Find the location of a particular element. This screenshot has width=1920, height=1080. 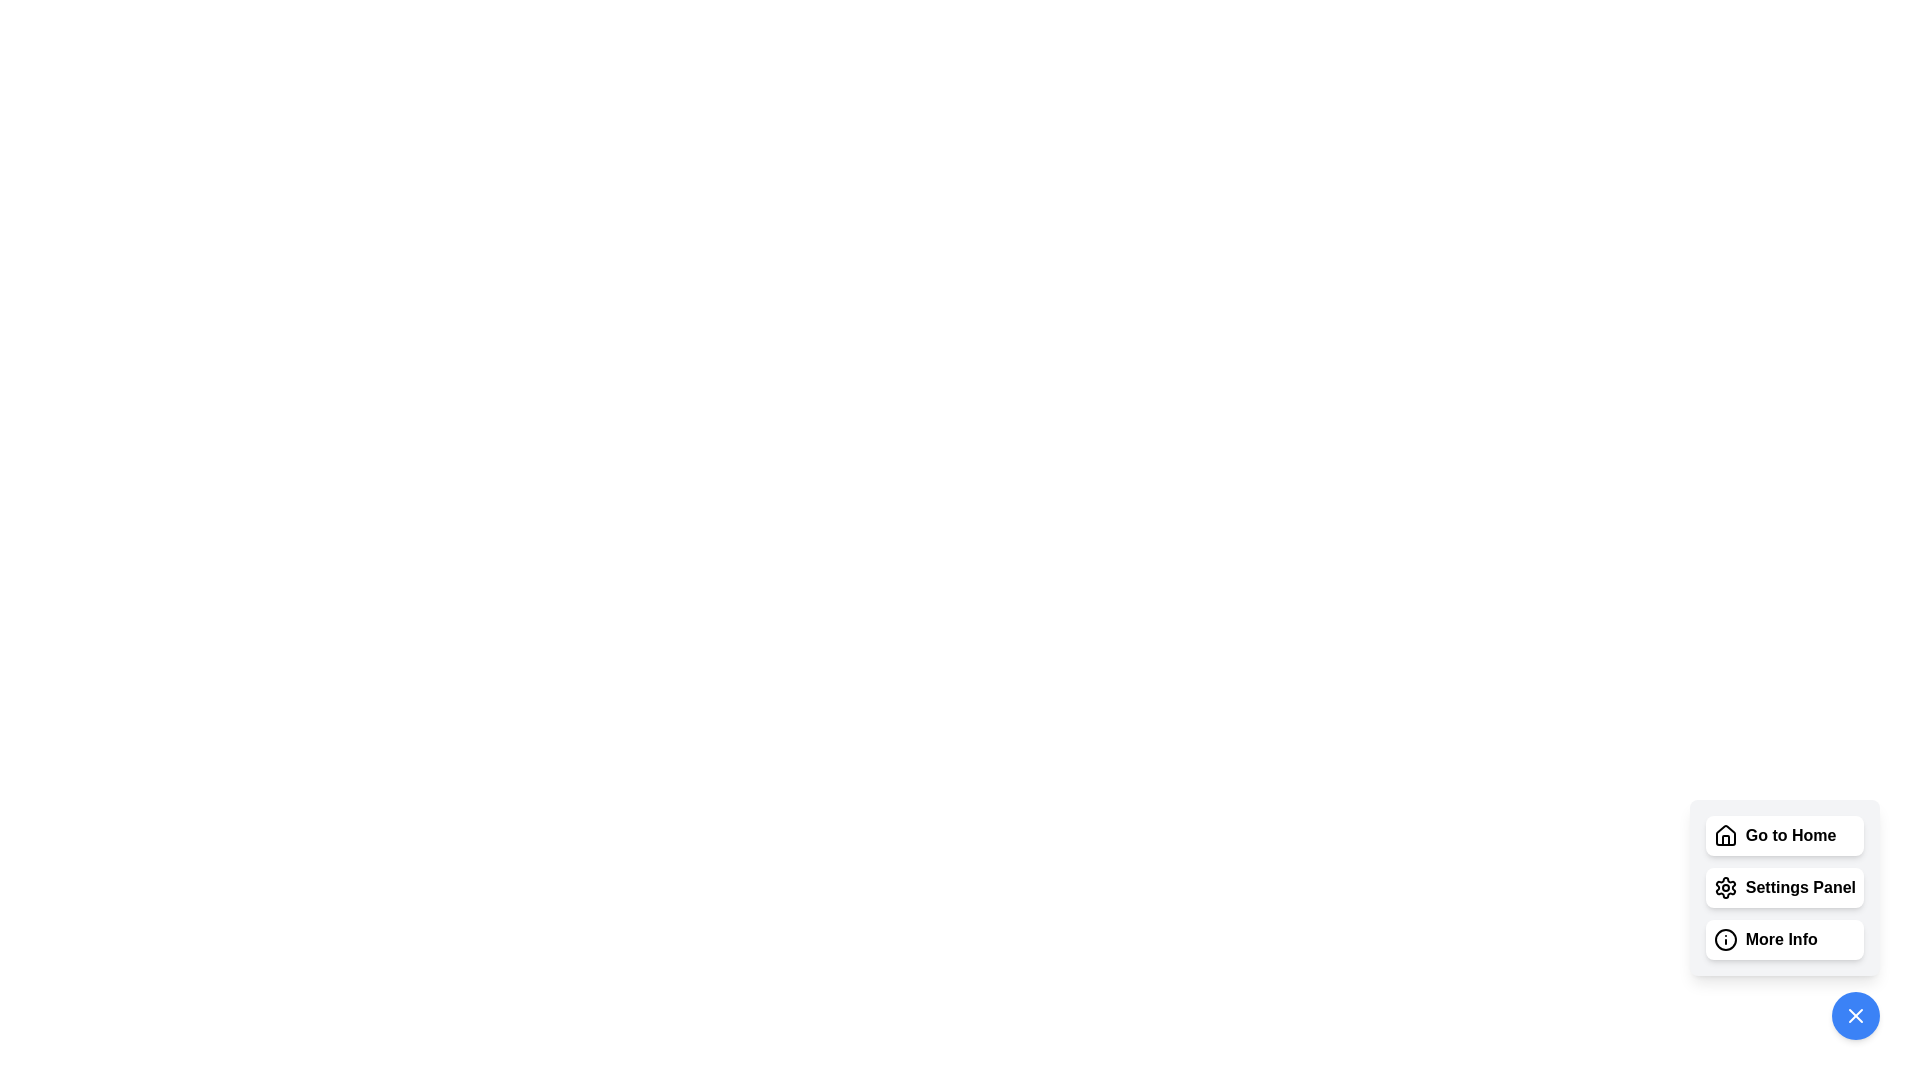

the 'X' icon in the bottom-right corner of the interface, which represents a close or cancel action is located at coordinates (1855, 1015).